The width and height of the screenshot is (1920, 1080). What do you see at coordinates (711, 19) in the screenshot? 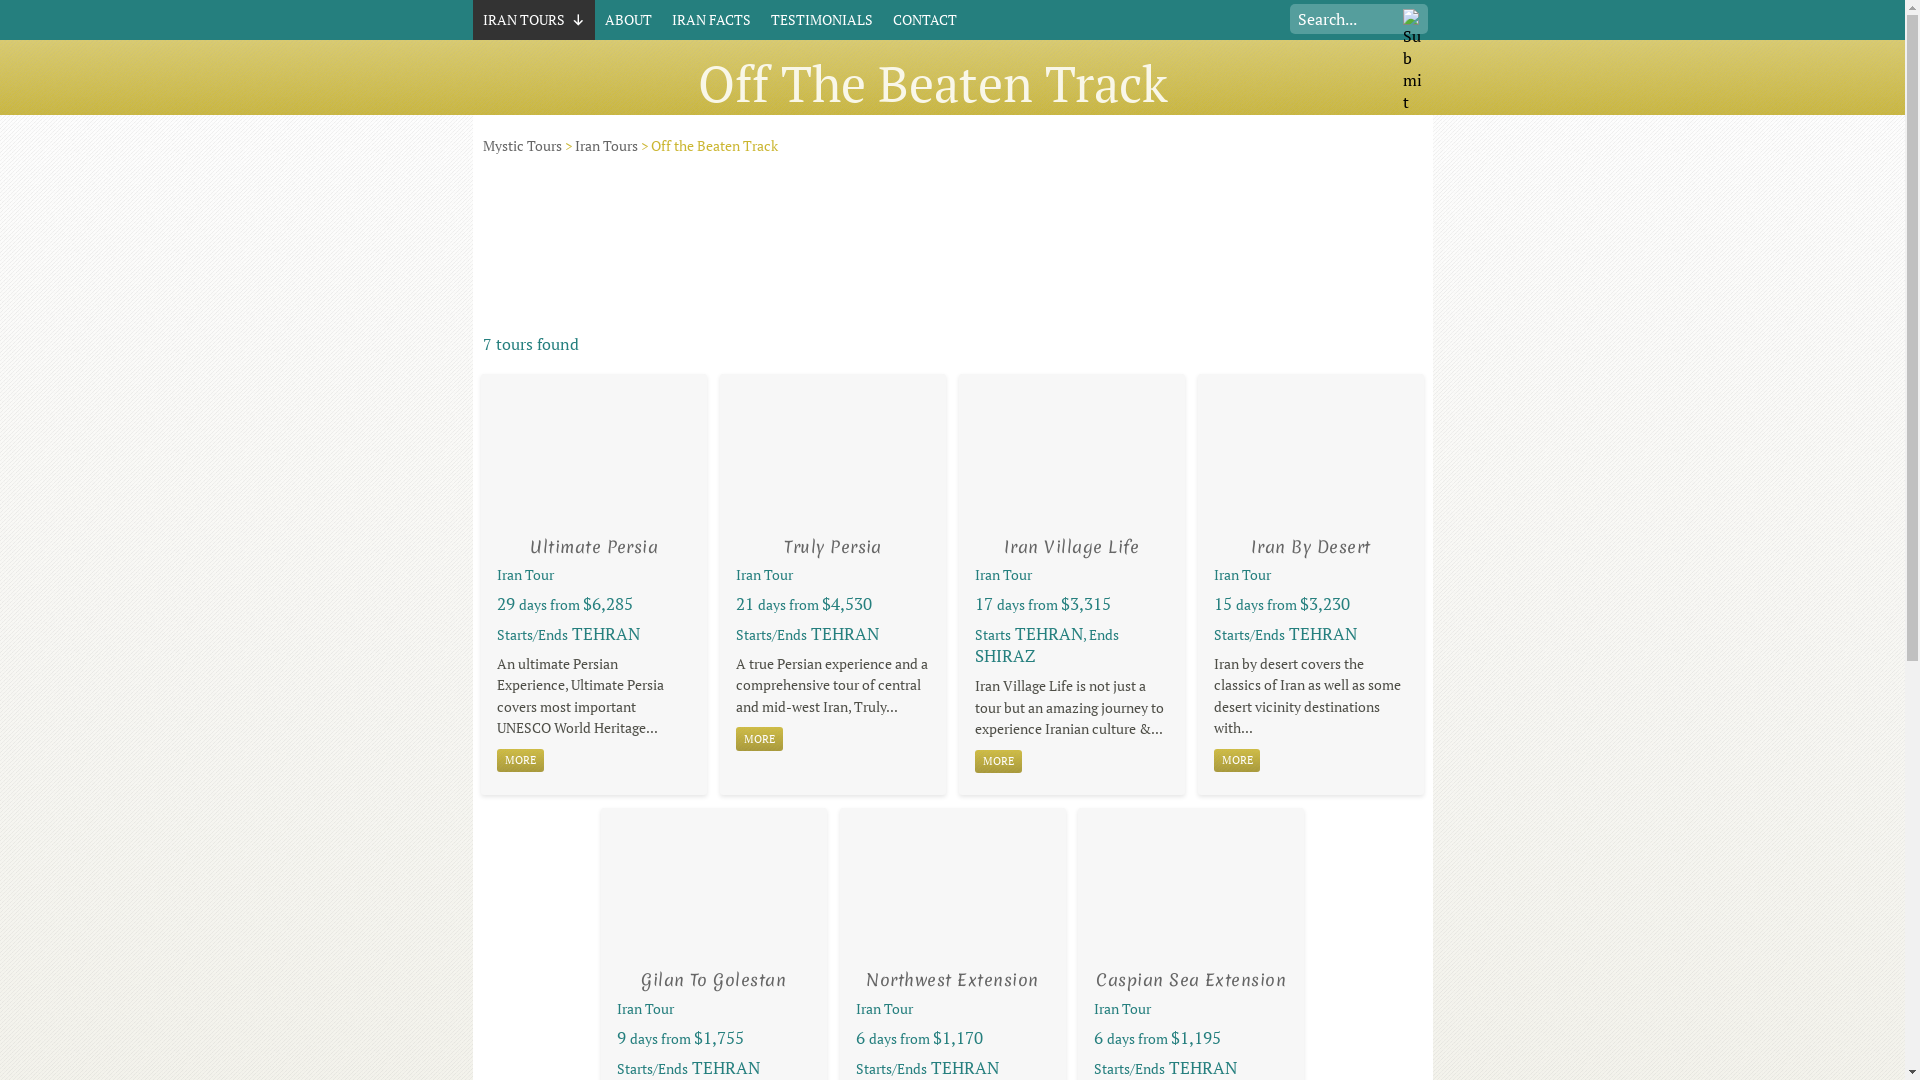
I see `'IRAN FACTS'` at bounding box center [711, 19].